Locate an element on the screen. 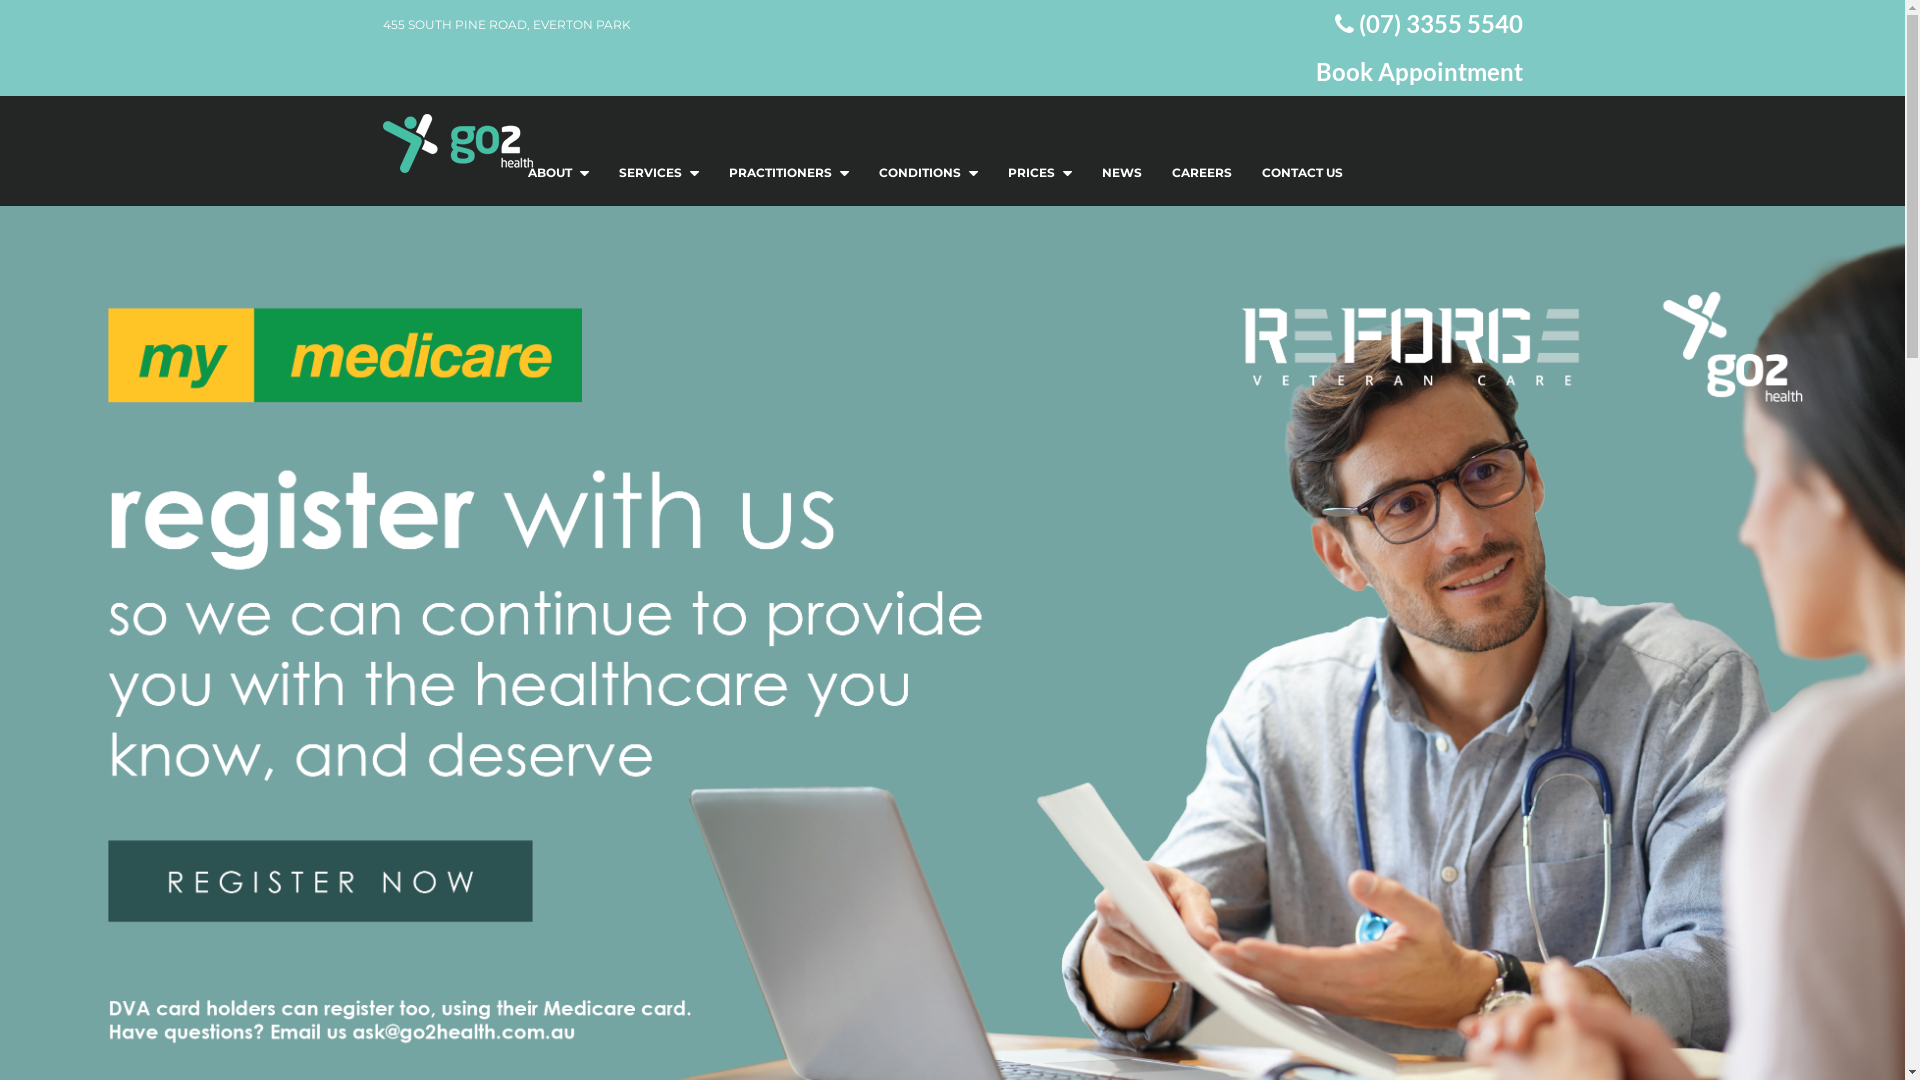 This screenshot has height=1080, width=1920. 'CAREERS' is located at coordinates (1200, 172).